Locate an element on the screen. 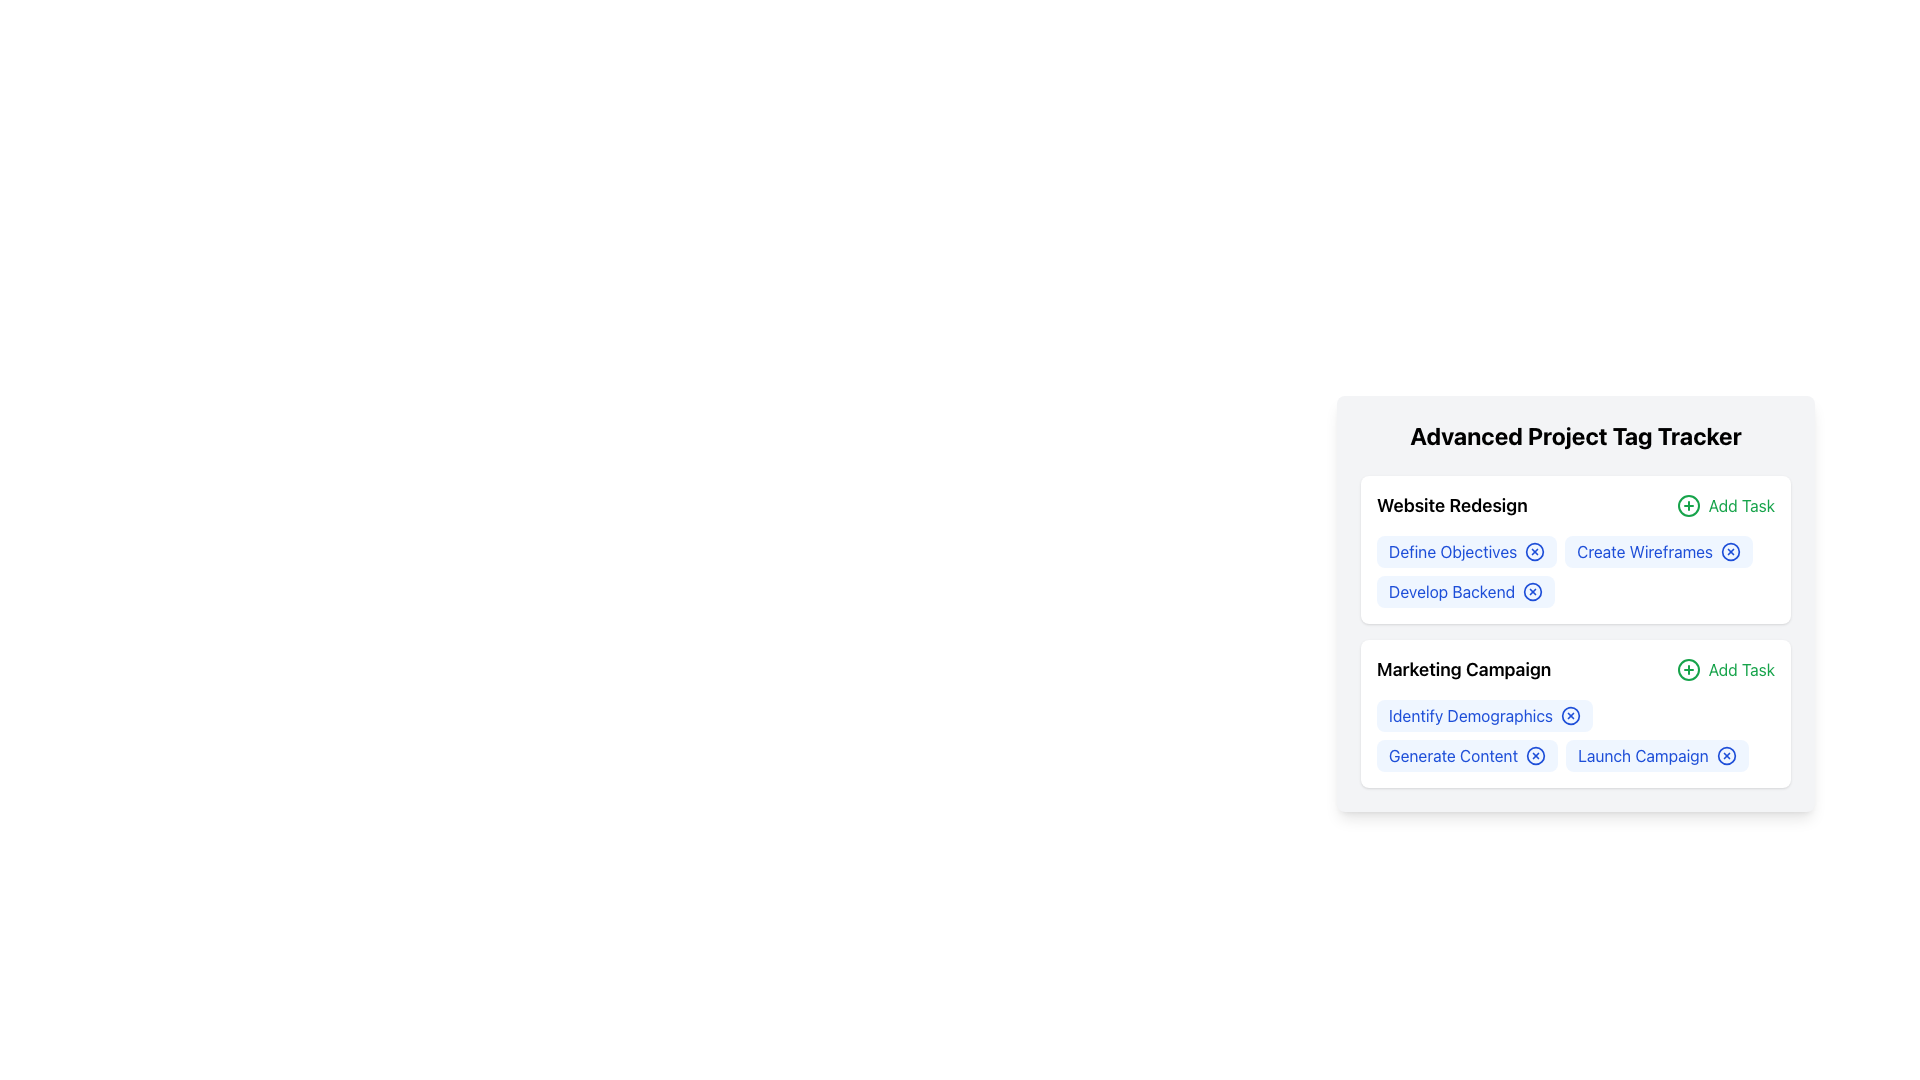 This screenshot has width=1920, height=1080. the label displaying 'Develop Backend' in blue font, which is styled with a rounded light blue background and is part of the task list for 'Website Redesign' is located at coordinates (1452, 590).